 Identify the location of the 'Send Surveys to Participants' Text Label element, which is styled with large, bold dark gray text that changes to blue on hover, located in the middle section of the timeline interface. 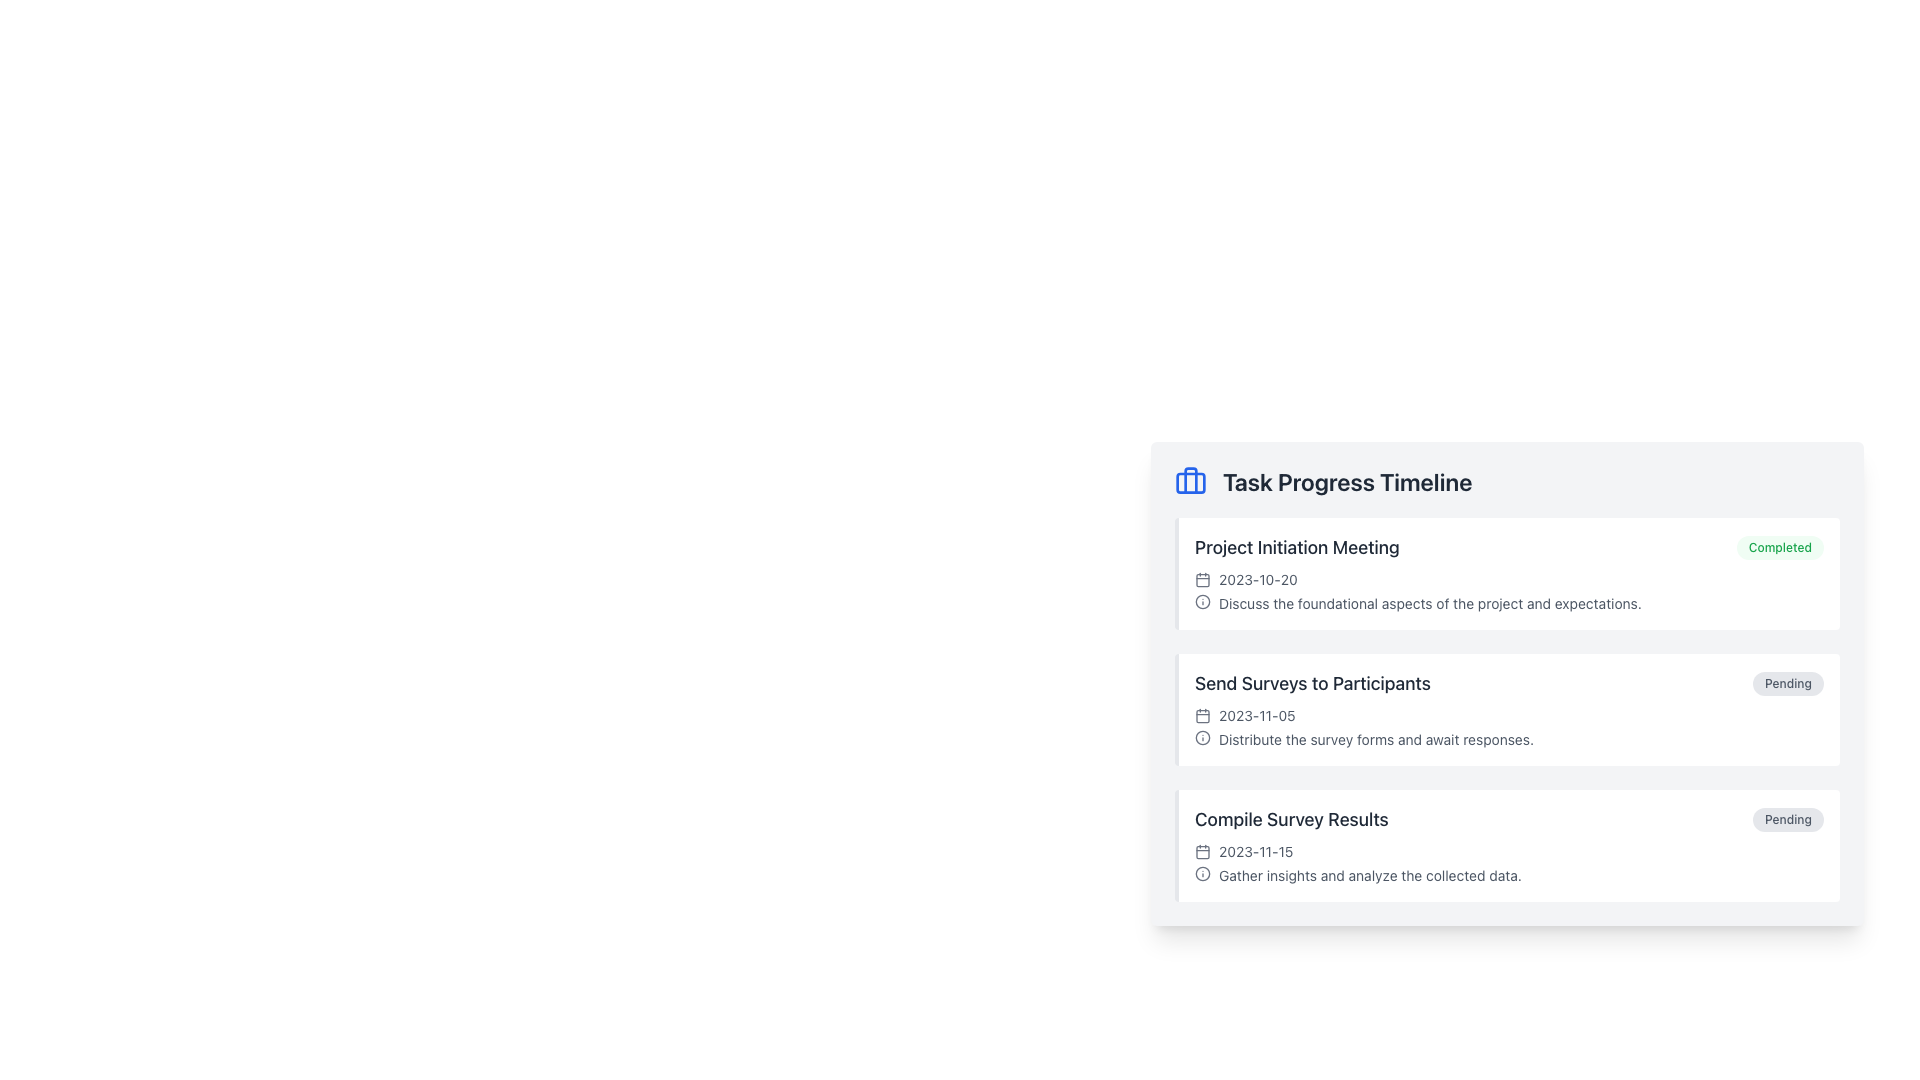
(1312, 682).